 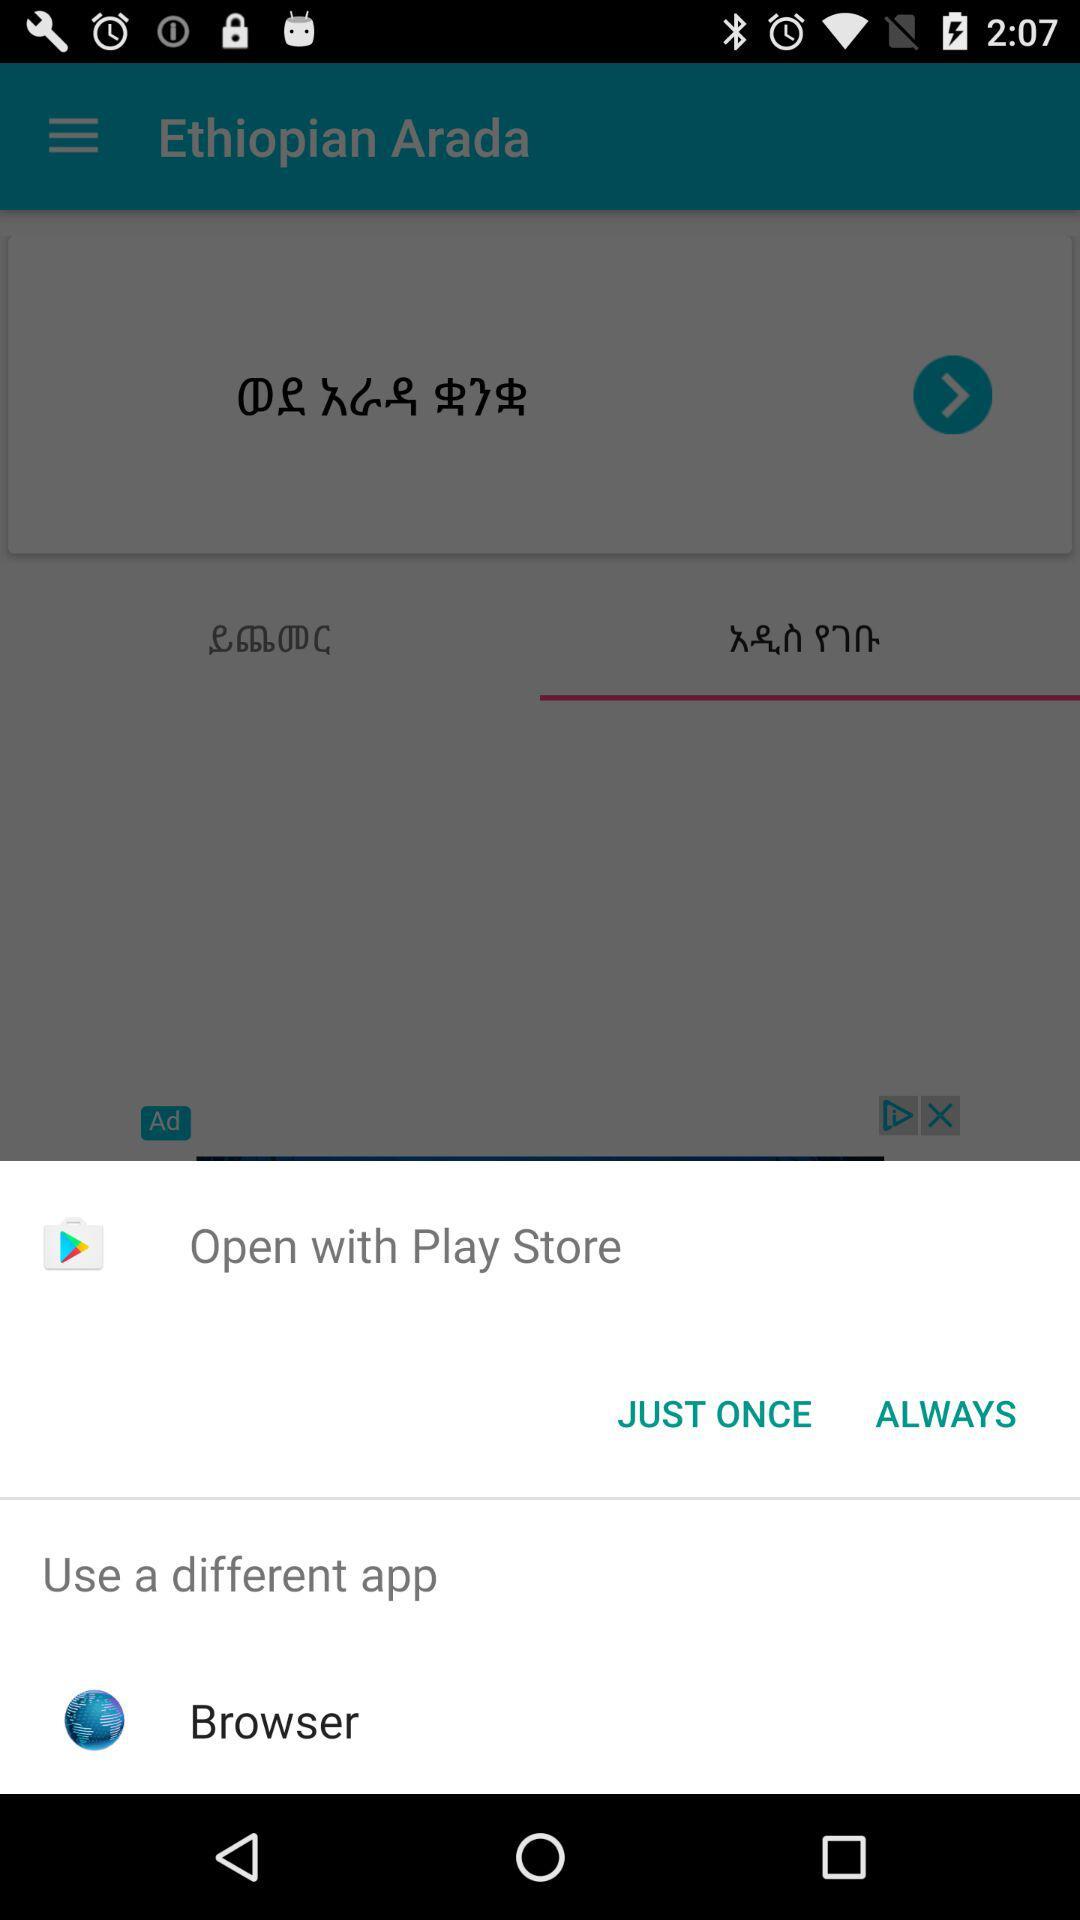 What do you see at coordinates (540, 1572) in the screenshot?
I see `use a different icon` at bounding box center [540, 1572].